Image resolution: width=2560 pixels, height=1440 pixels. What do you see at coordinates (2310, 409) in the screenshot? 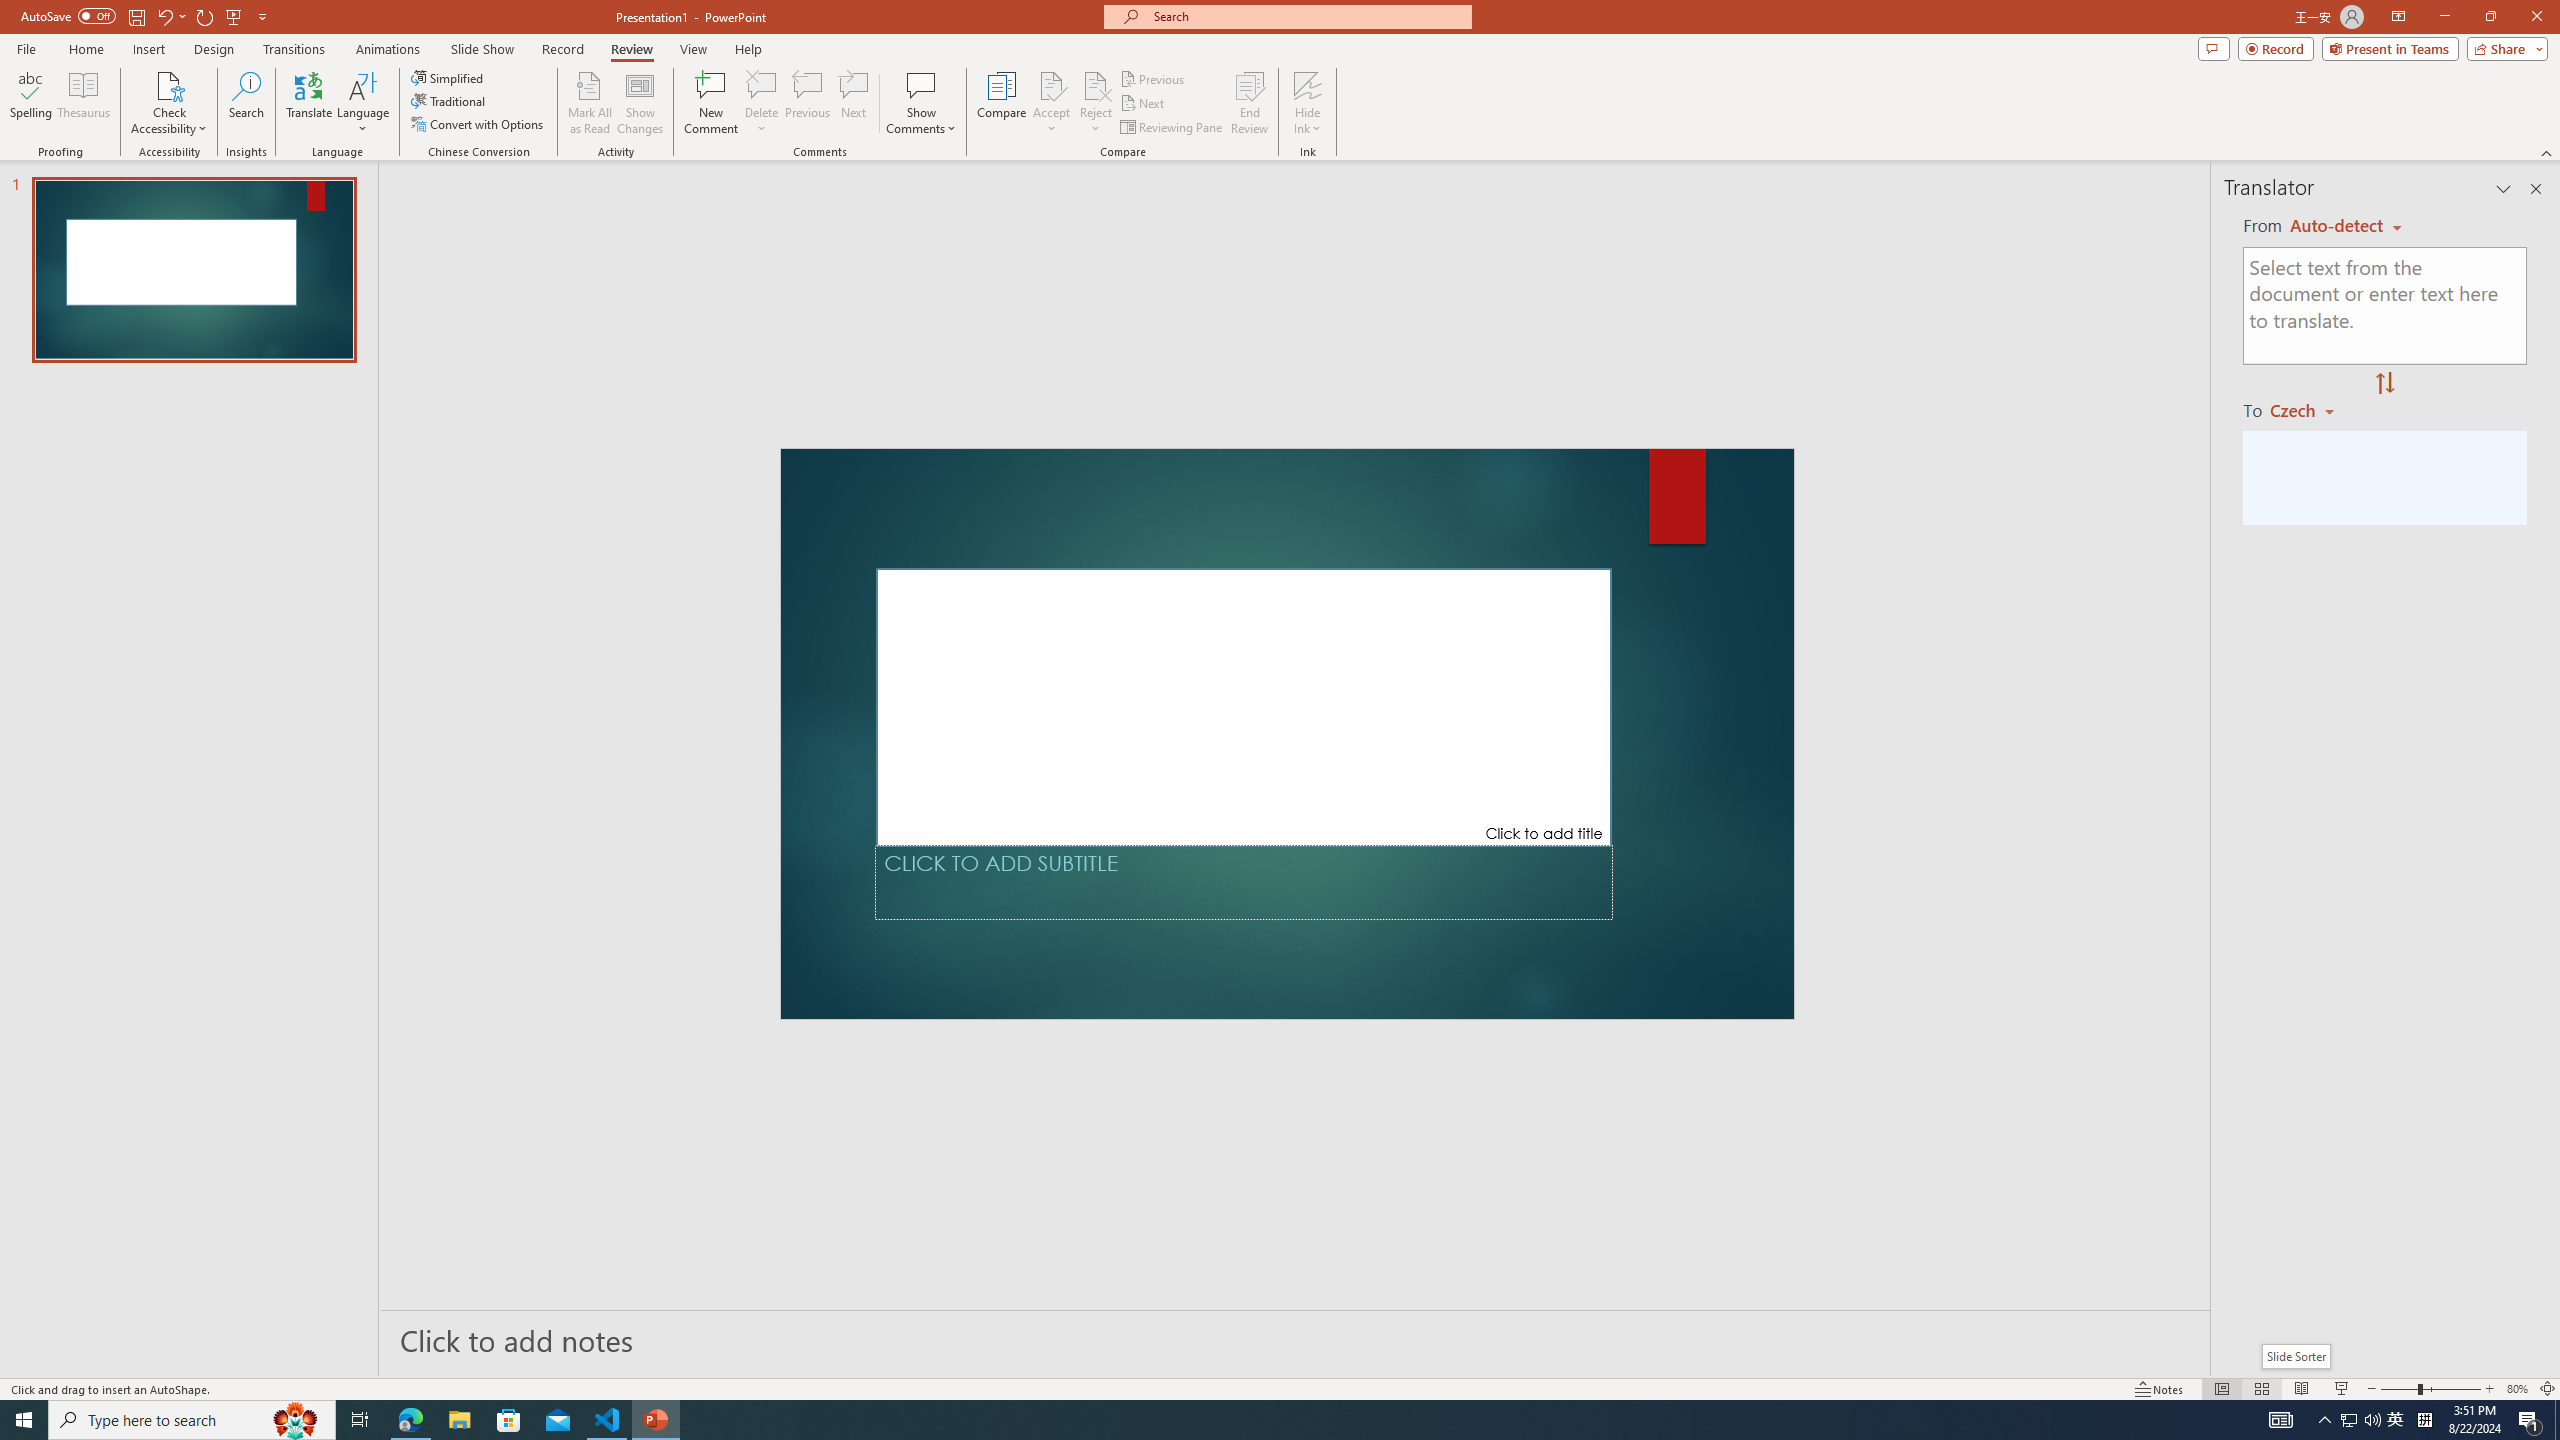
I see `'Czech'` at bounding box center [2310, 409].